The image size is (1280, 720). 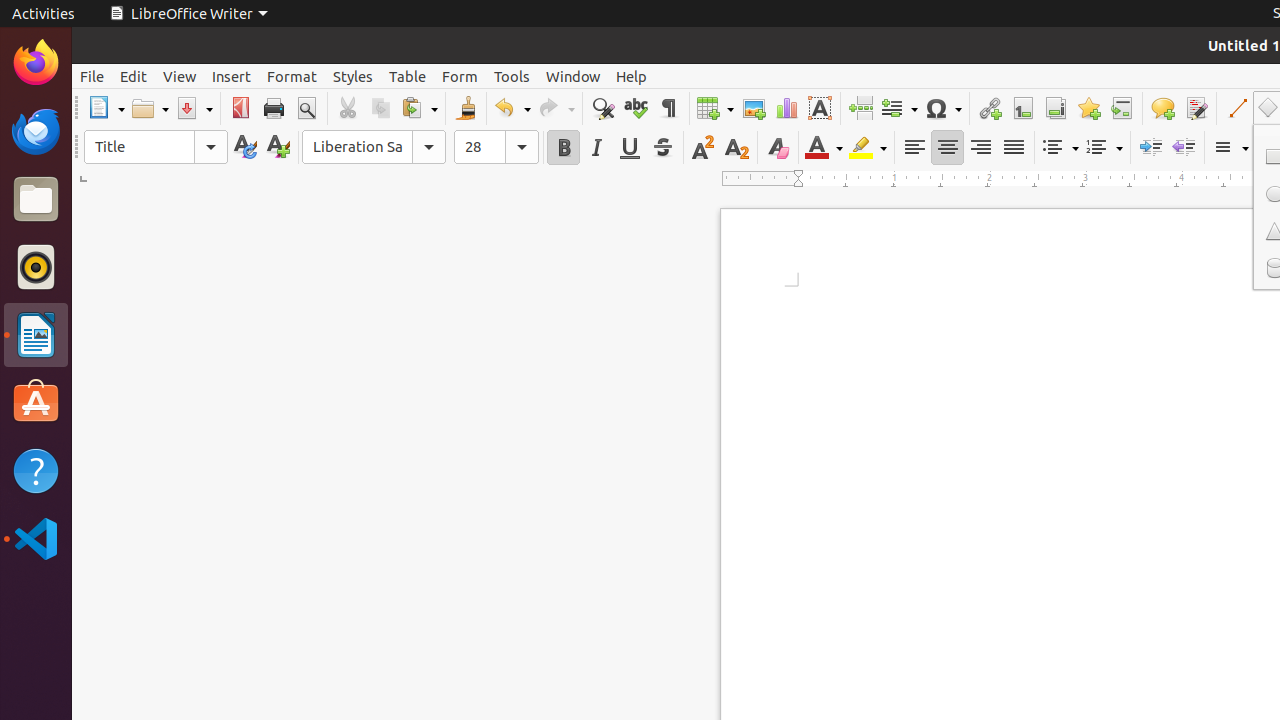 What do you see at coordinates (305, 108) in the screenshot?
I see `'Print Preview'` at bounding box center [305, 108].